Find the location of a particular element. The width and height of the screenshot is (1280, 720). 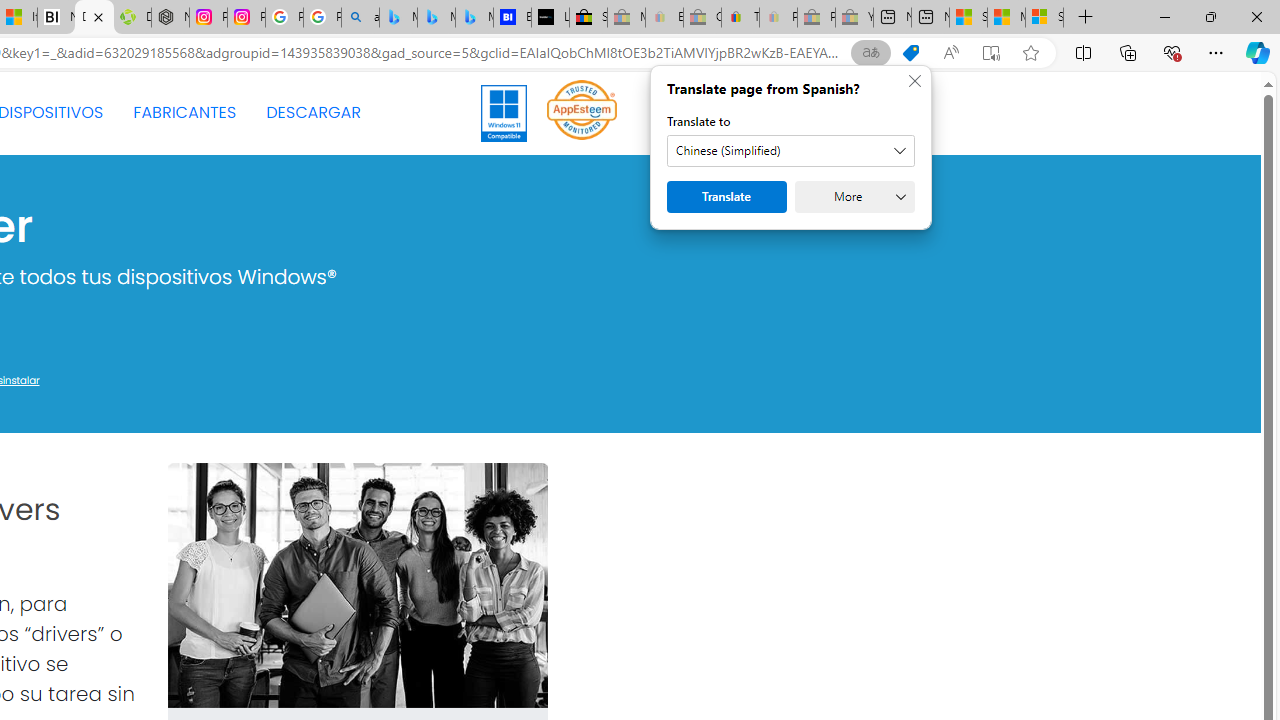

'Windows 11' is located at coordinates (504, 113).